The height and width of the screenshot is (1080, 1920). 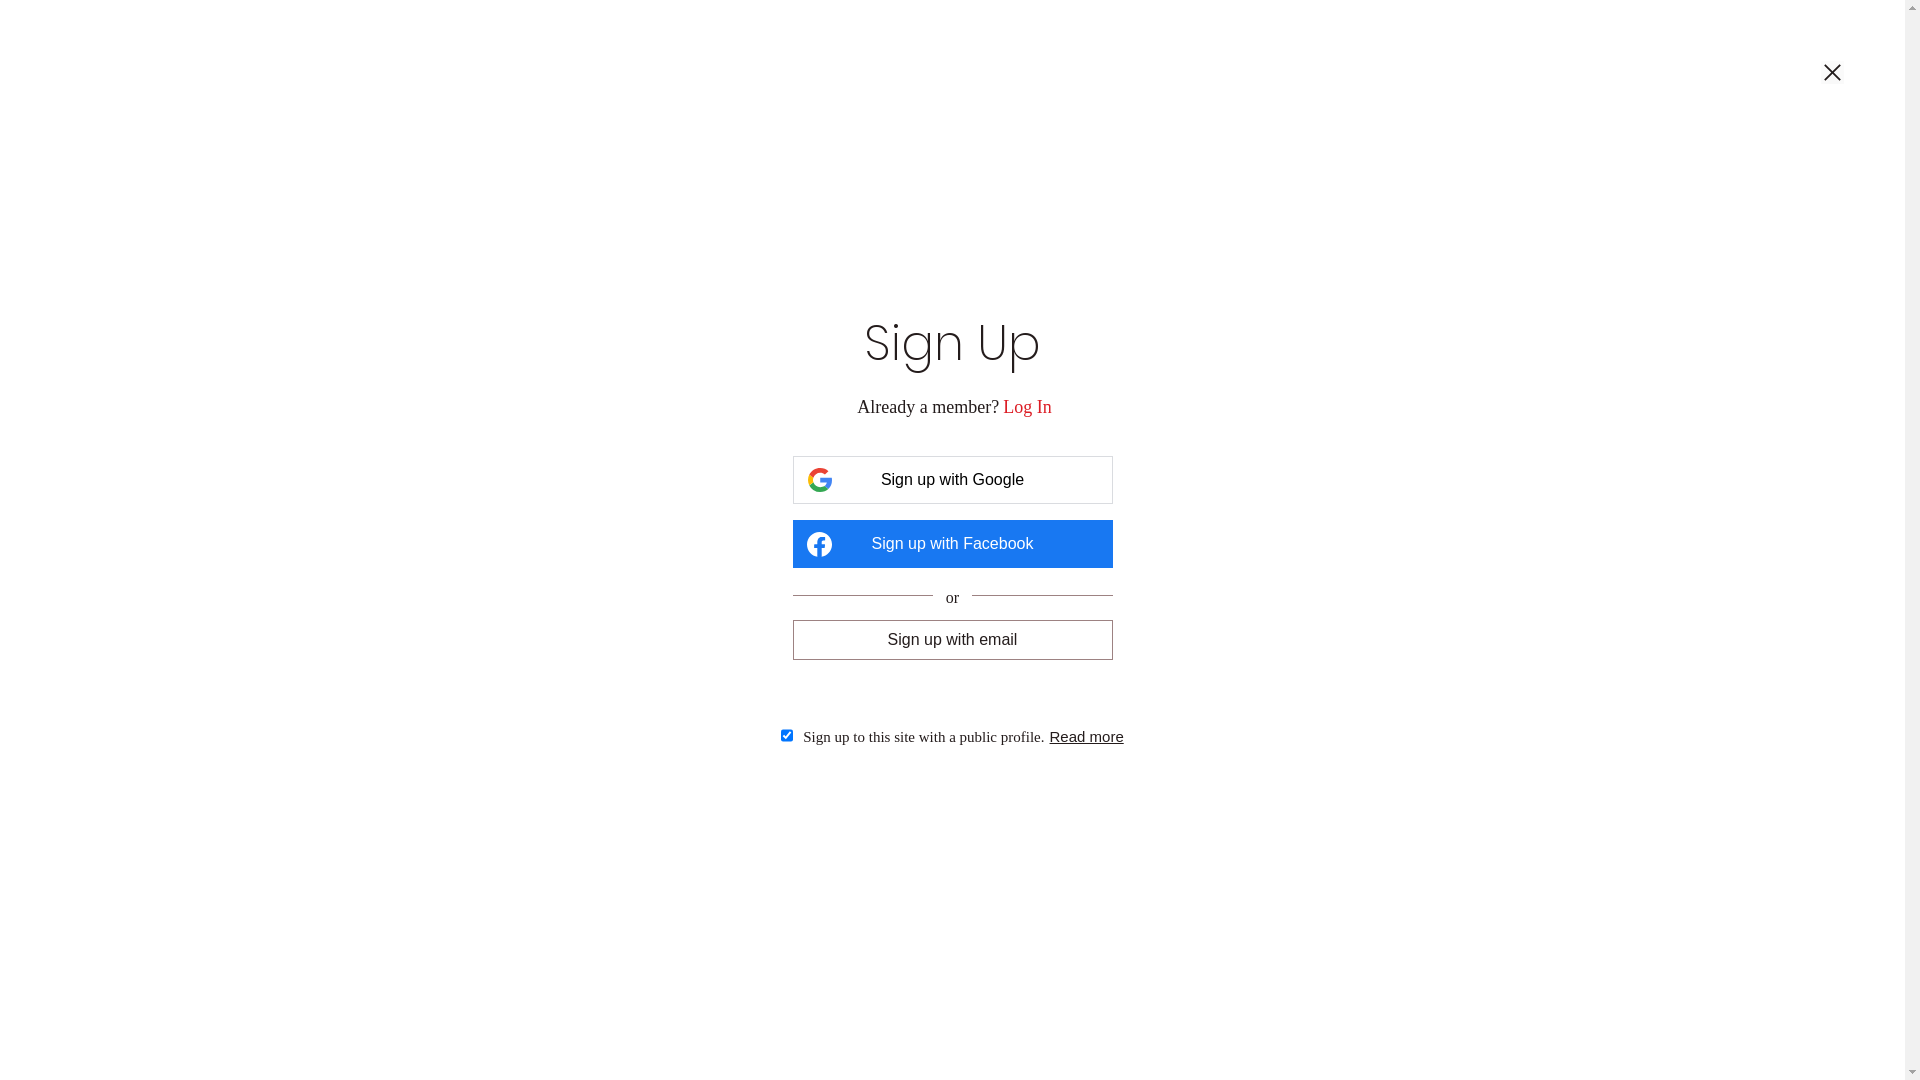 I want to click on 'Sign up with Facebook', so click(x=950, y=543).